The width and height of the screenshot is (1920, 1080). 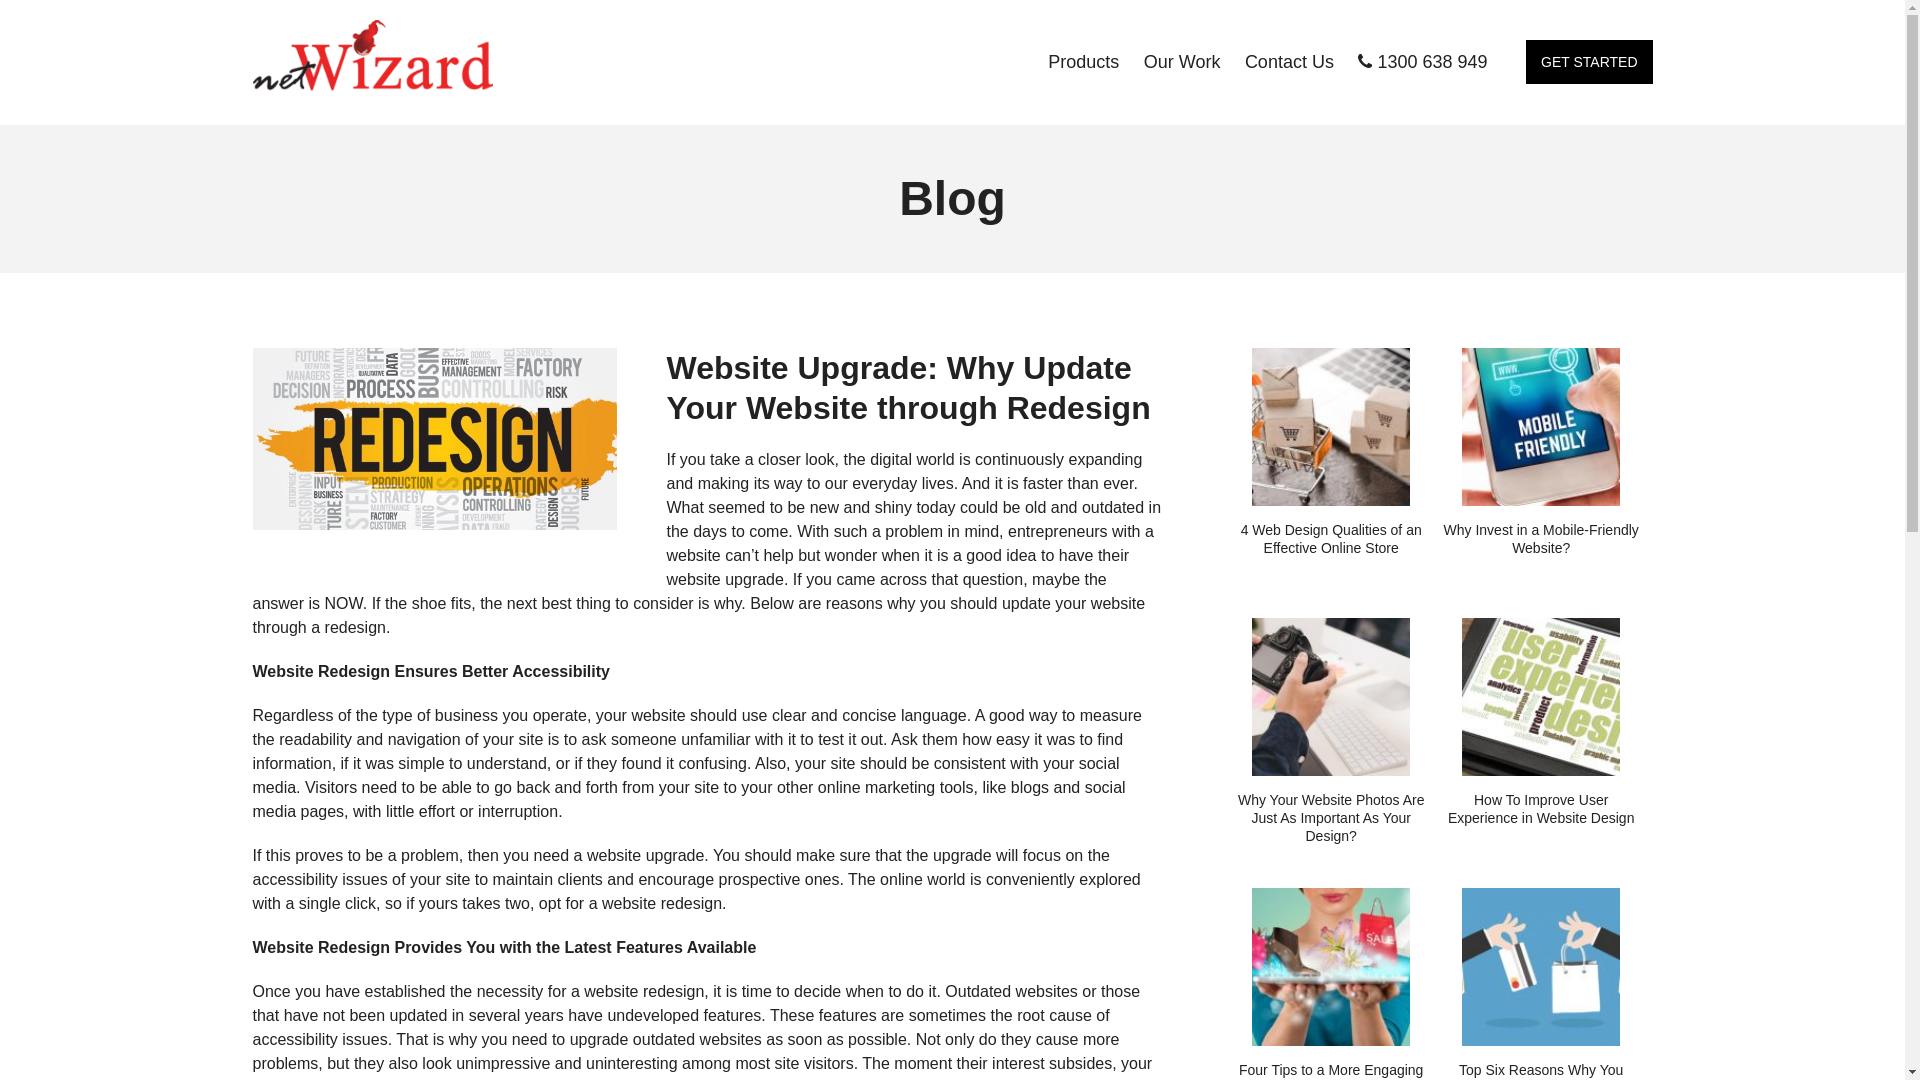 I want to click on 'Products', so click(x=1082, y=60).